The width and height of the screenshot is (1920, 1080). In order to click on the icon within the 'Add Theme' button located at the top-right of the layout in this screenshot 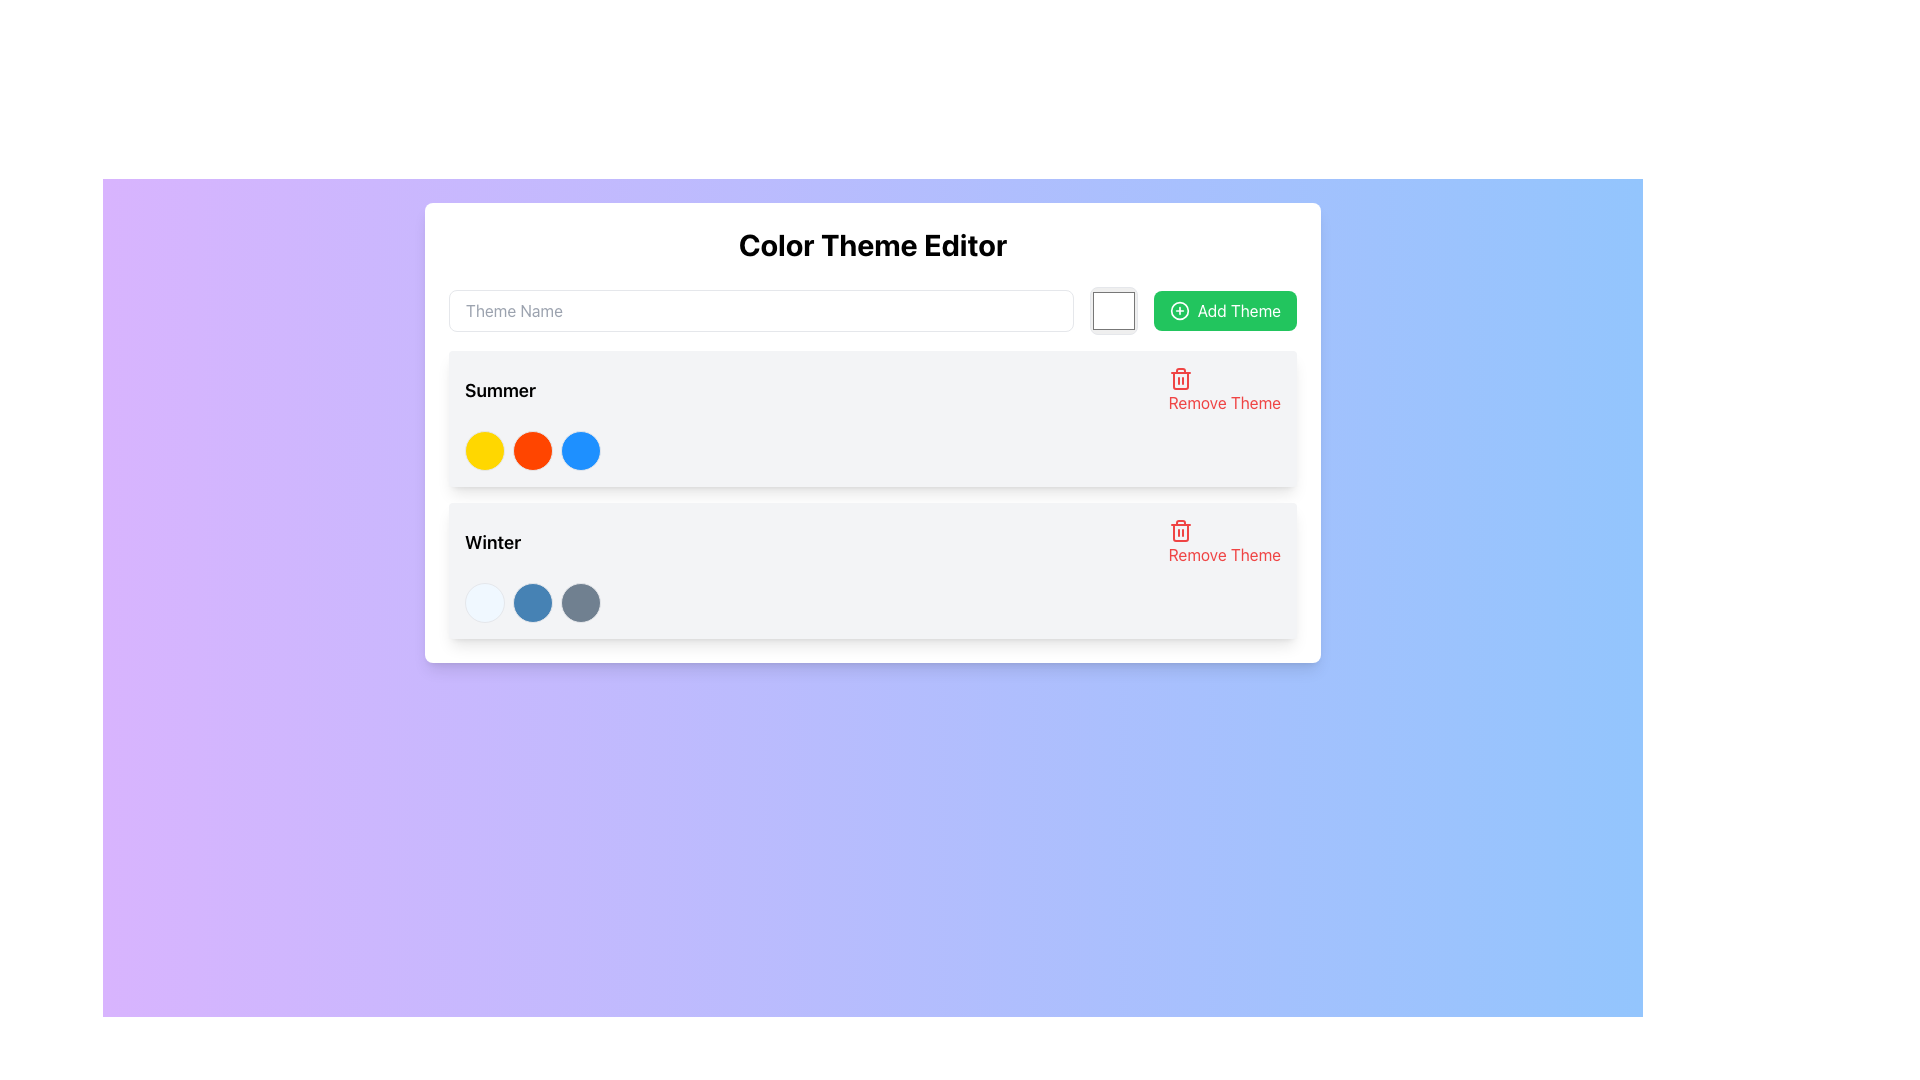, I will do `click(1179, 311)`.